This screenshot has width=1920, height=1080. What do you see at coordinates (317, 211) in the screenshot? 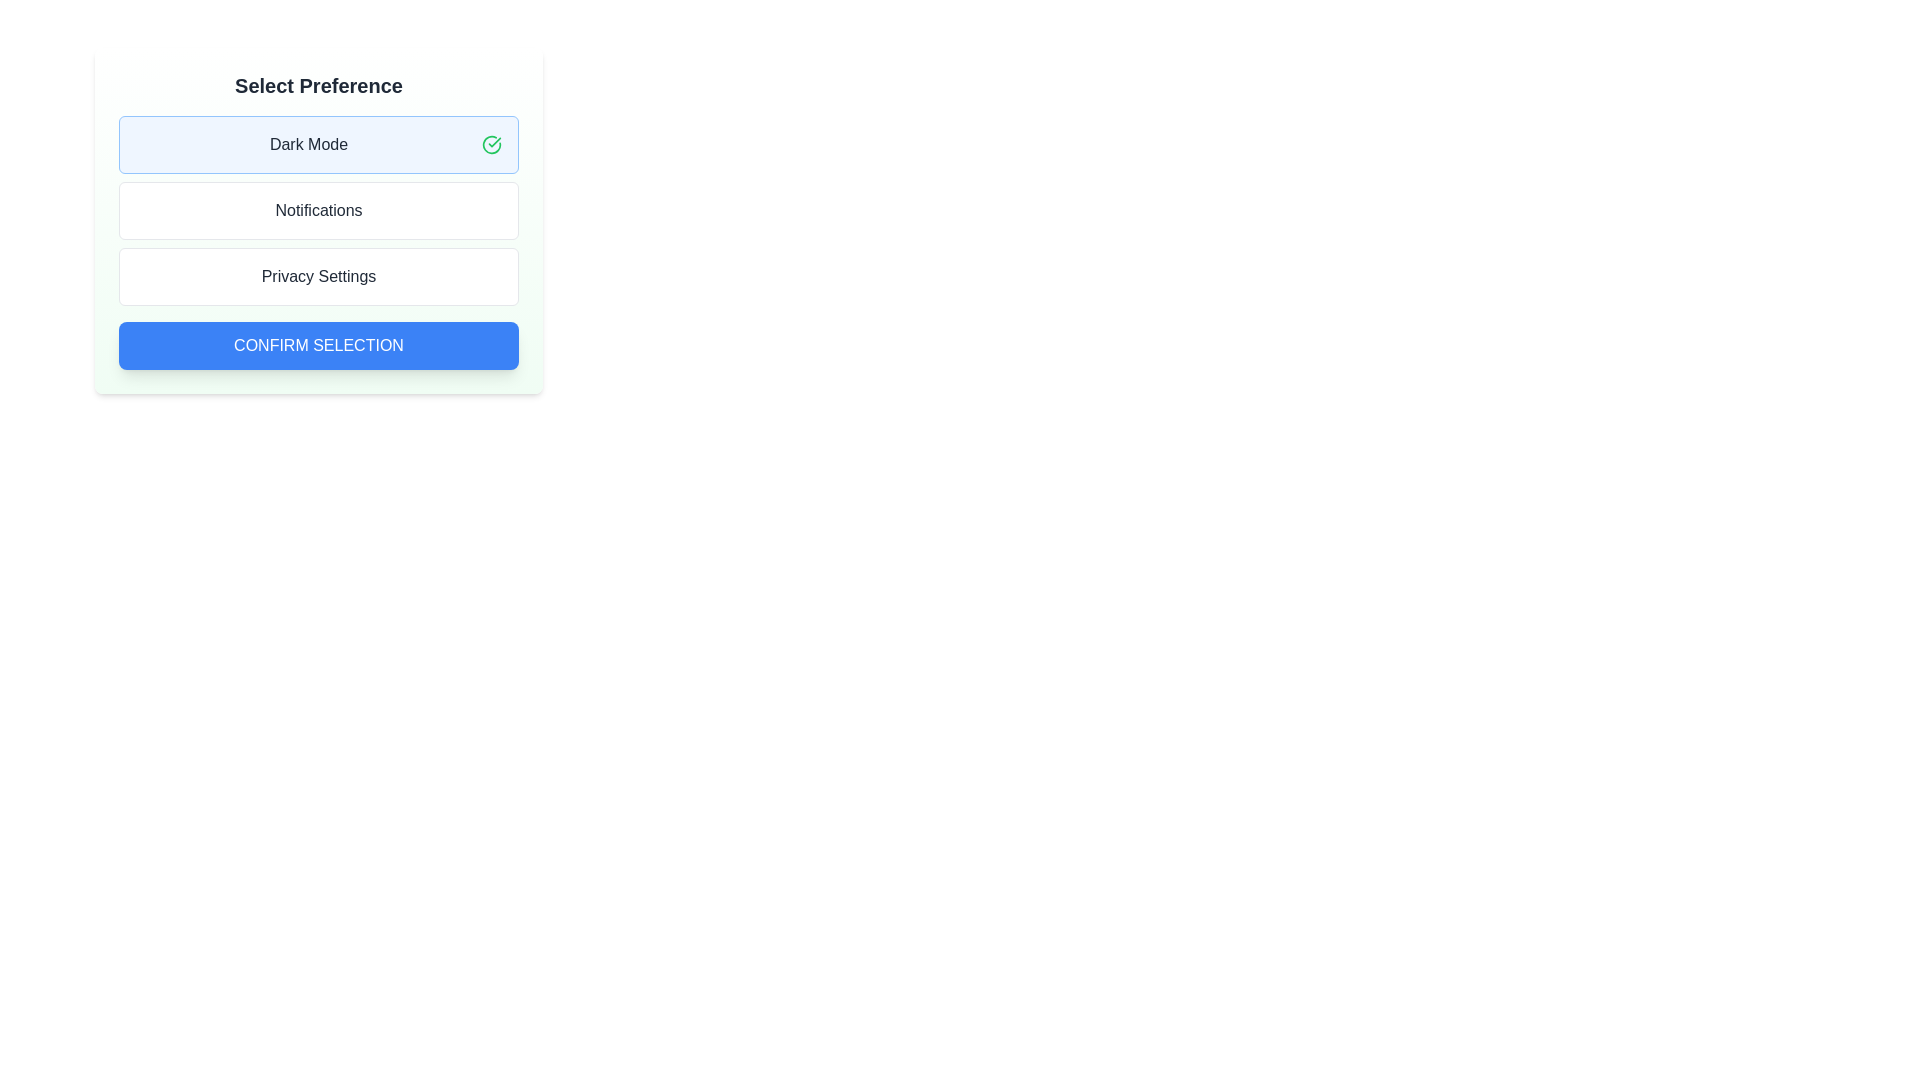
I see `one of the items in the vertical menu of selectable options located below the 'Select Preference' header` at bounding box center [317, 211].